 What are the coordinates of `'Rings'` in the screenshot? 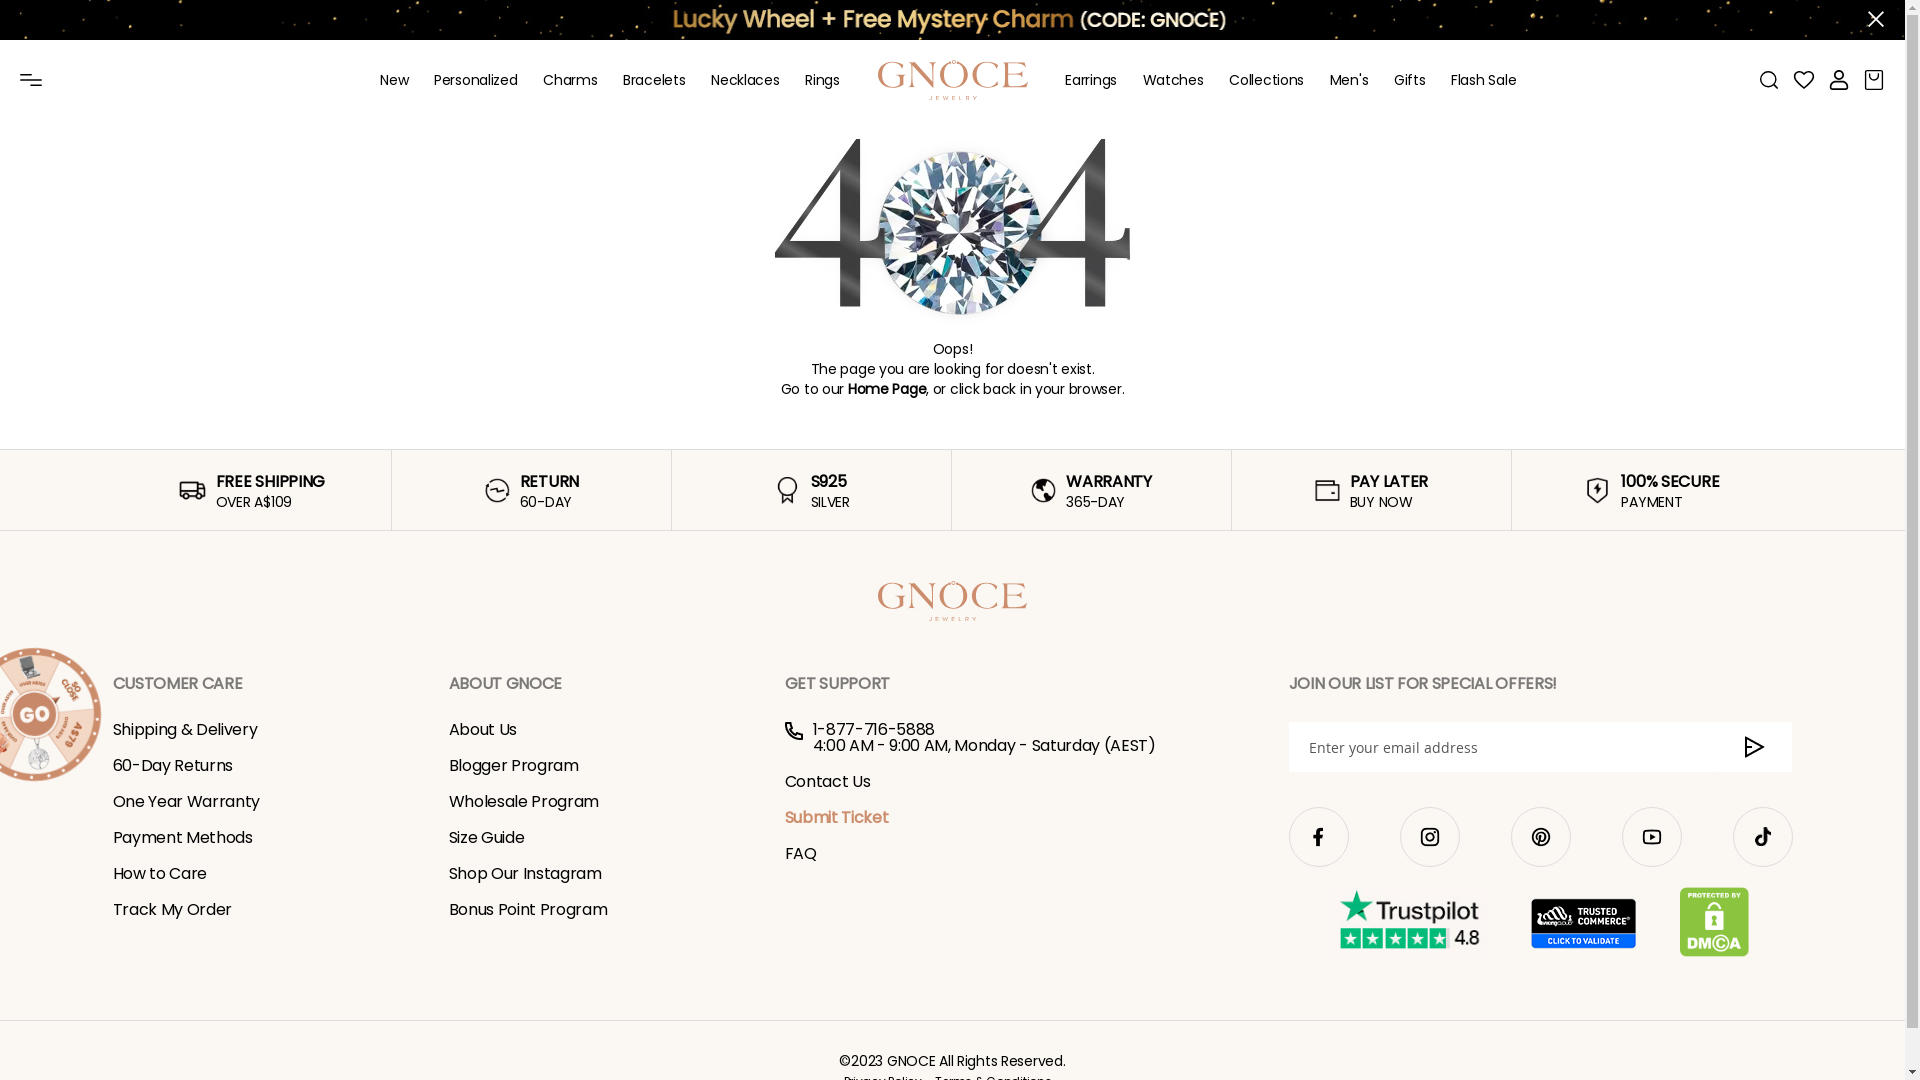 It's located at (805, 79).